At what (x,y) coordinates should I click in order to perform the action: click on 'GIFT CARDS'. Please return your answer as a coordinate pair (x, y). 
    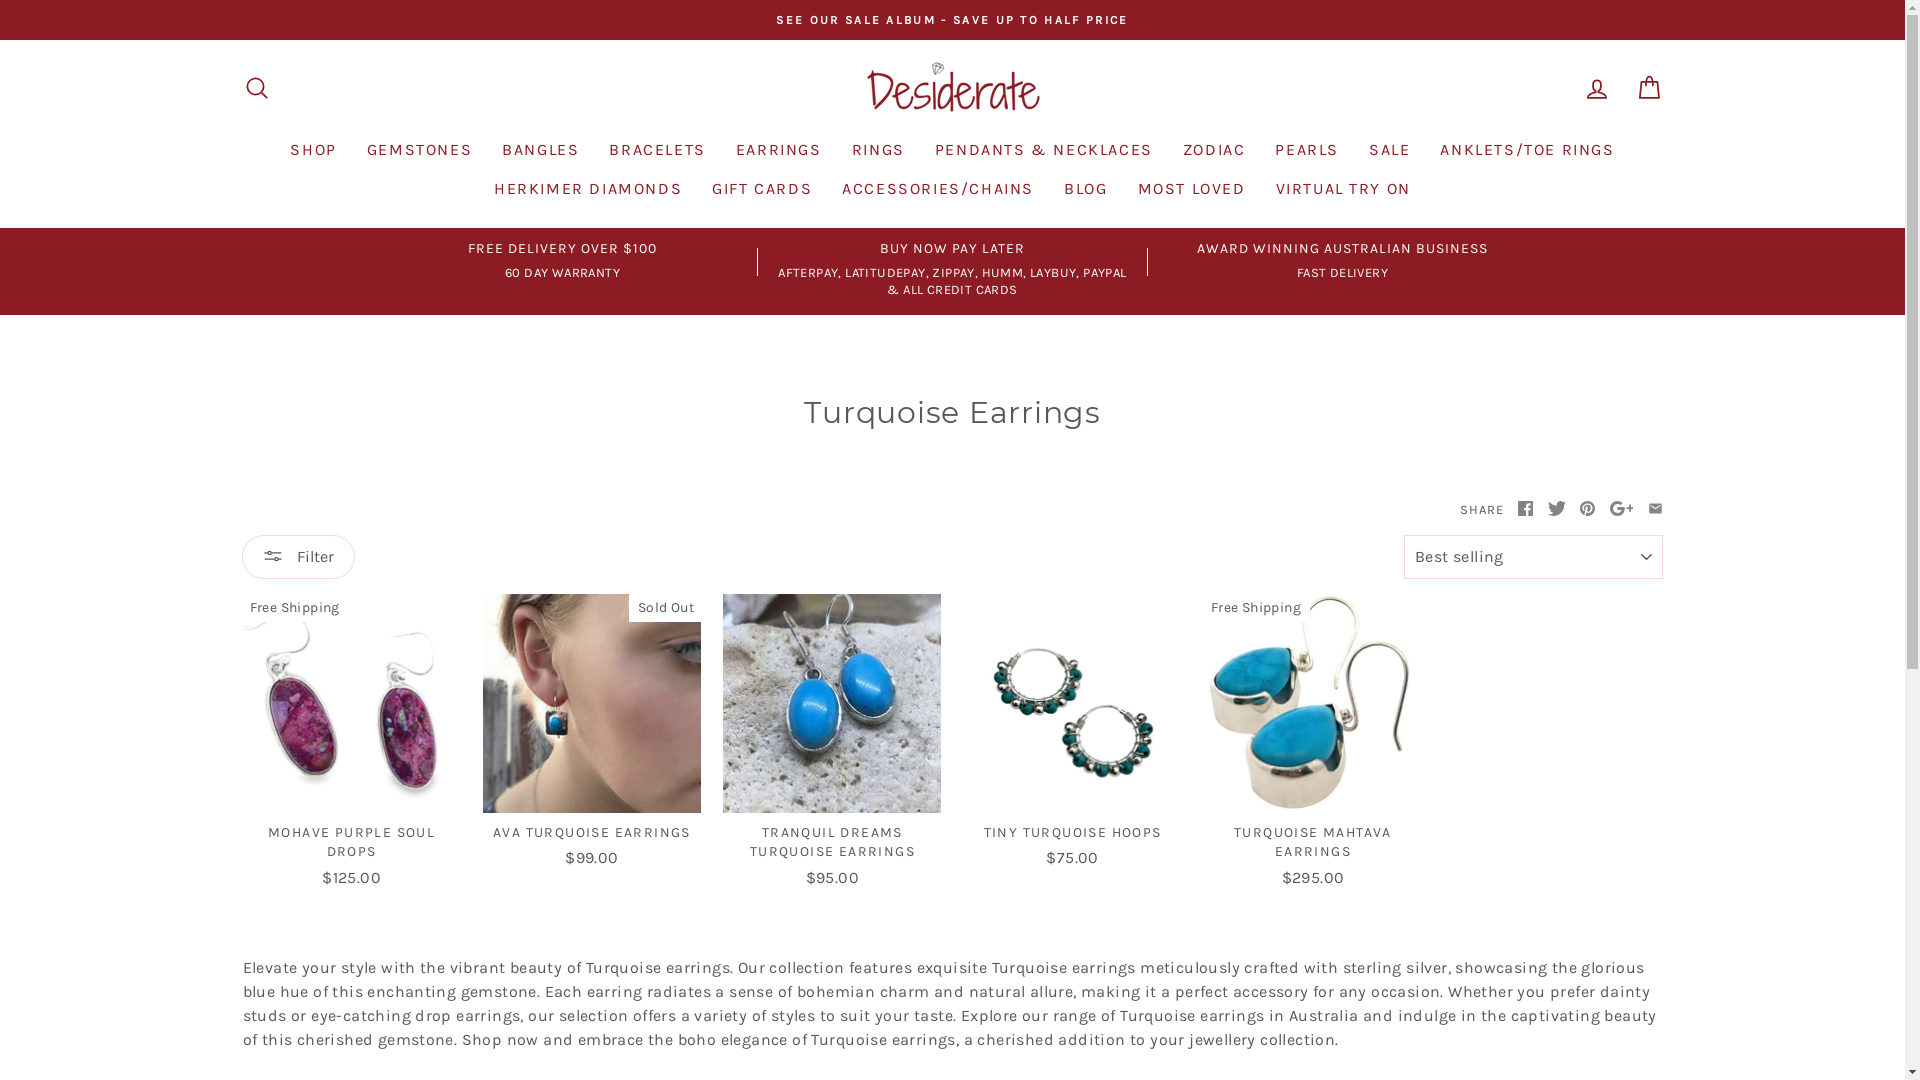
    Looking at the image, I should click on (761, 188).